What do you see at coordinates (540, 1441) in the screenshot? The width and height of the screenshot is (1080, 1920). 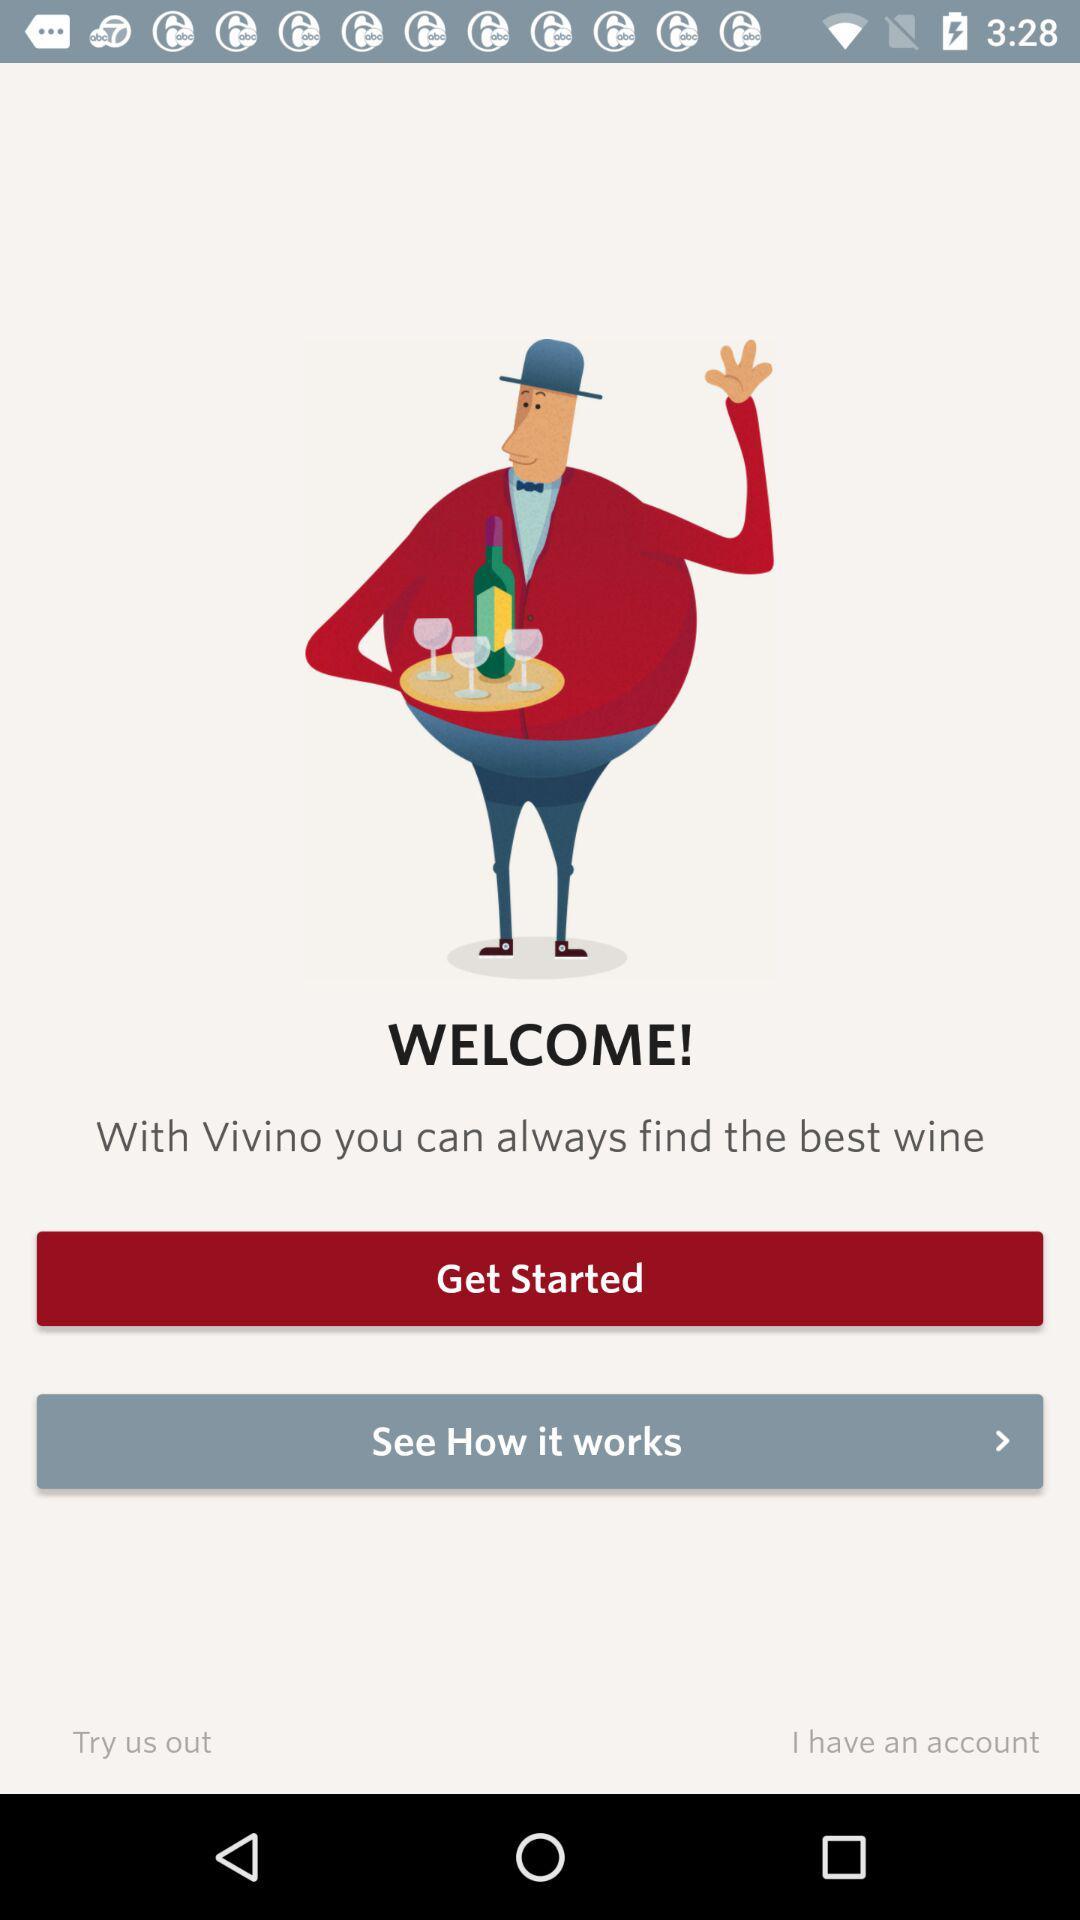 I see `the item above try us out icon` at bounding box center [540, 1441].